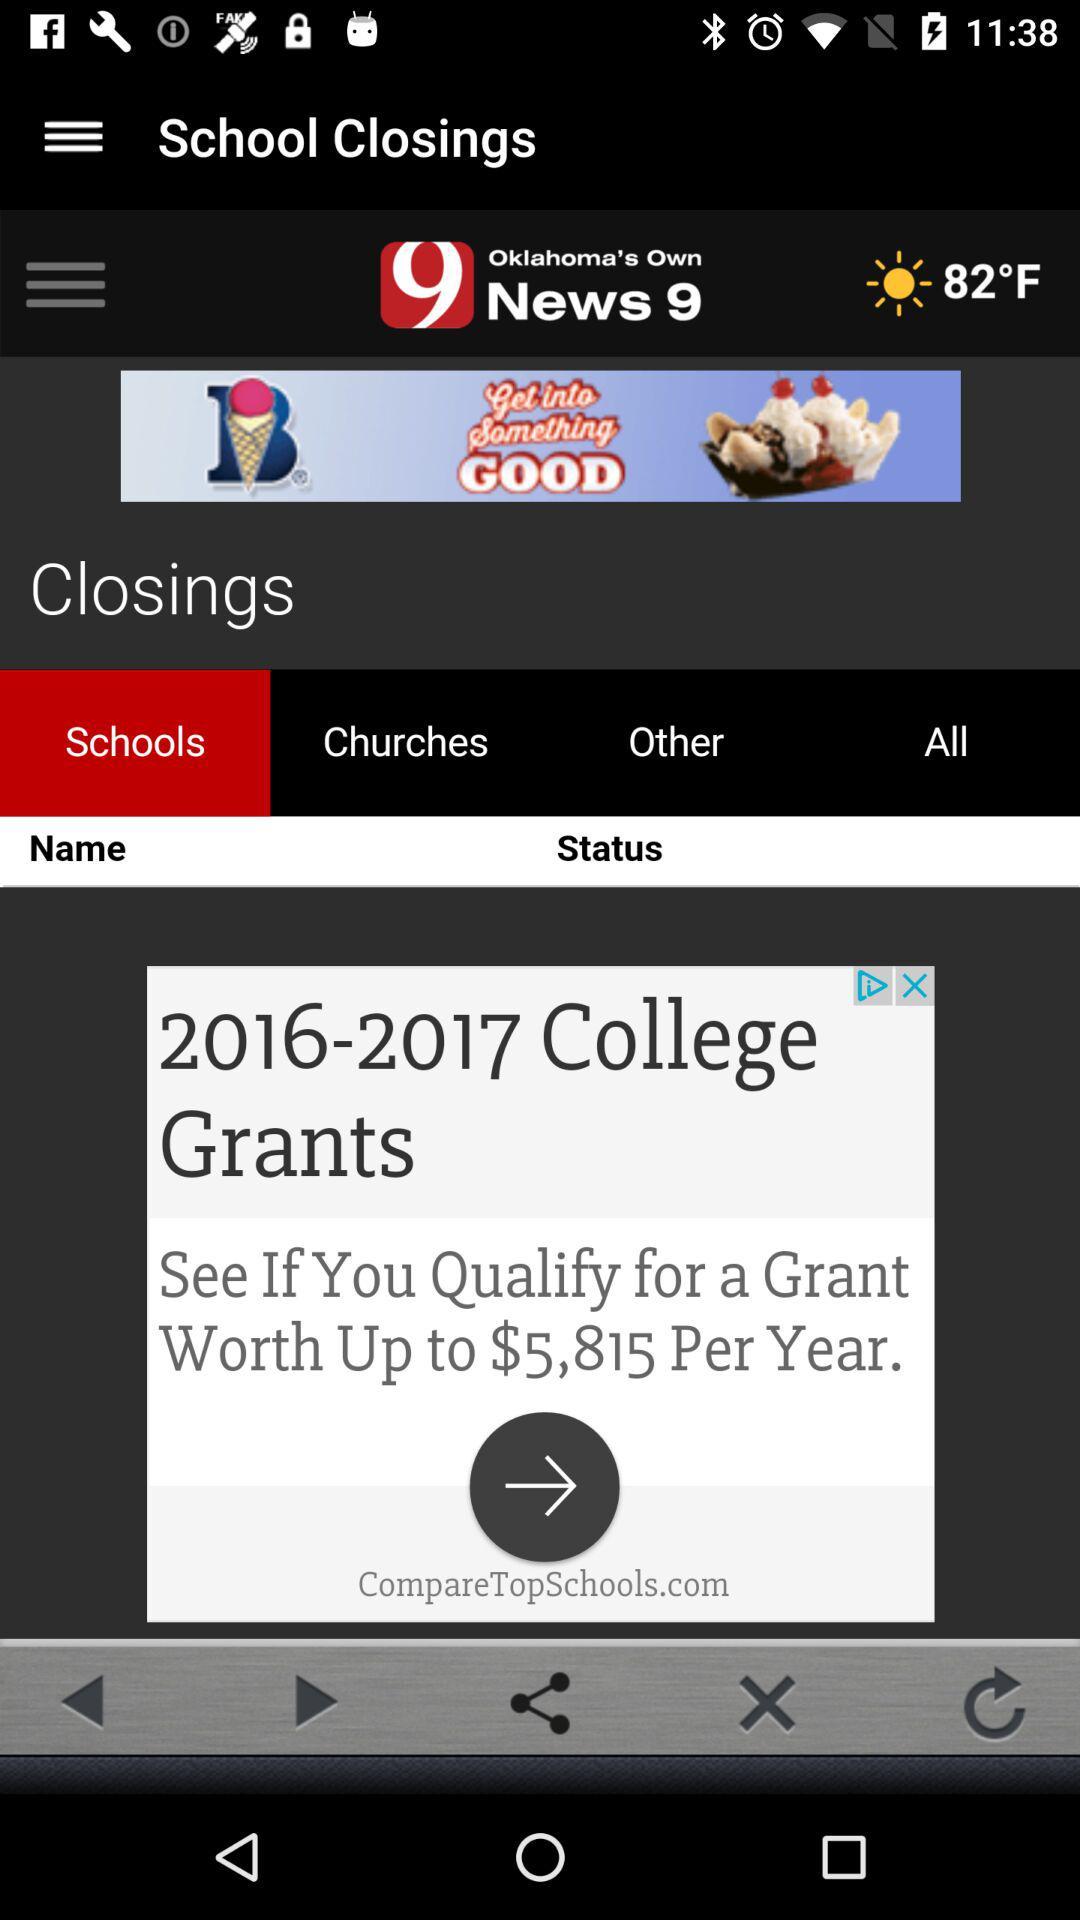  What do you see at coordinates (72, 135) in the screenshot?
I see `the menu icon` at bounding box center [72, 135].